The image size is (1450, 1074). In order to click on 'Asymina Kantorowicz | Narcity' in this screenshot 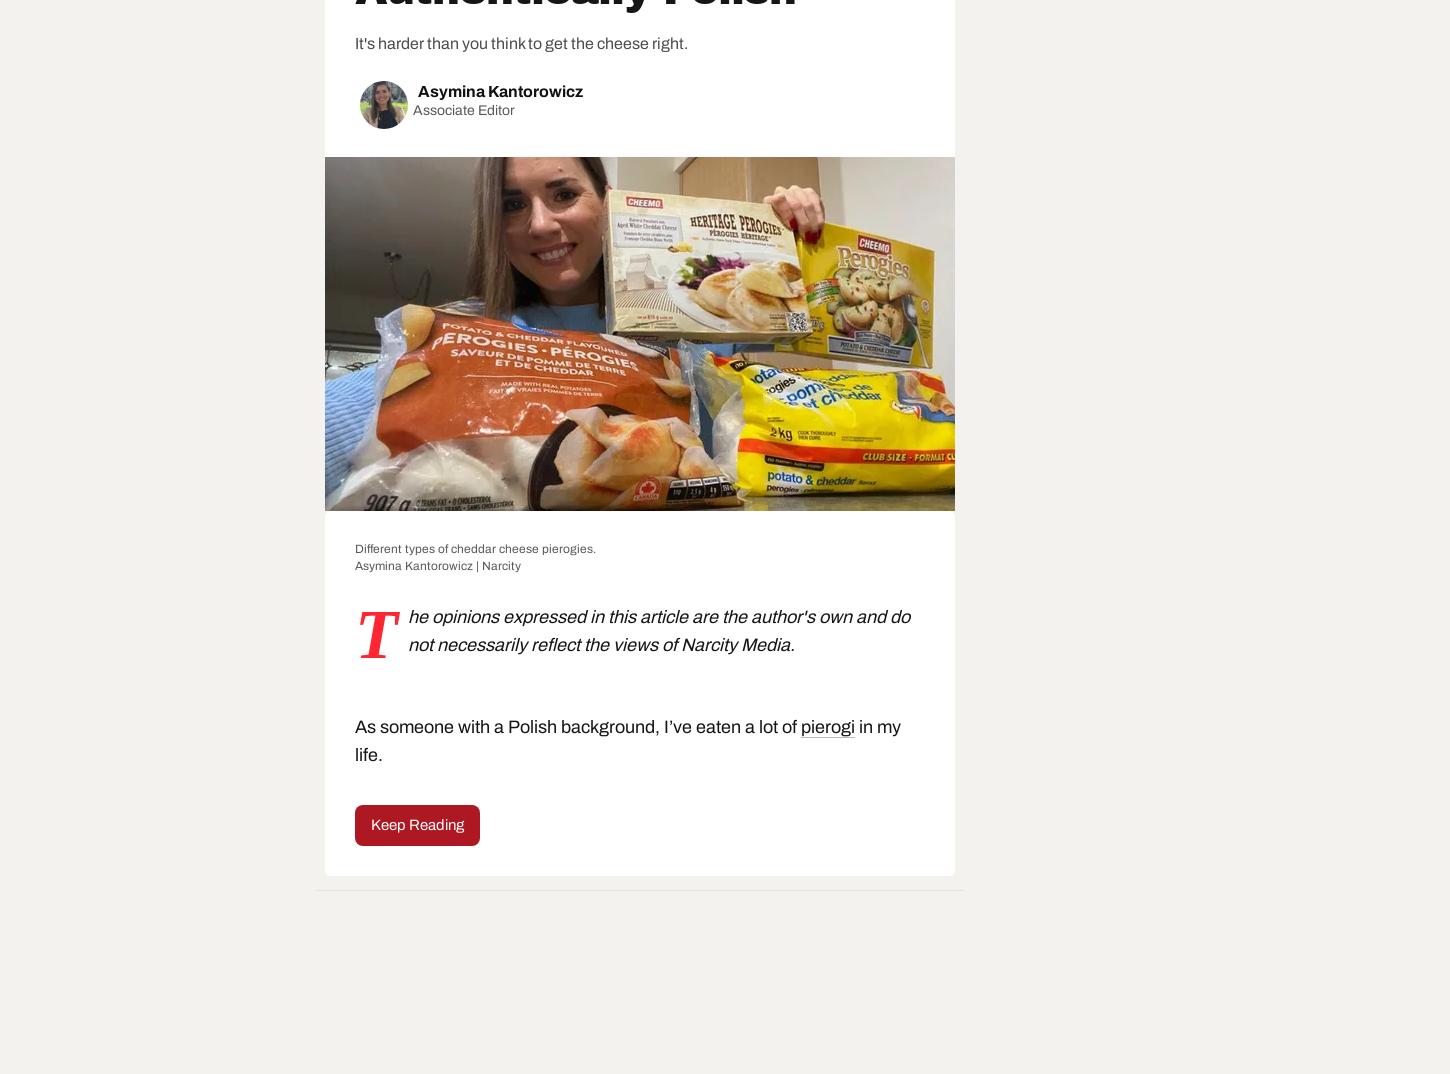, I will do `click(437, 564)`.